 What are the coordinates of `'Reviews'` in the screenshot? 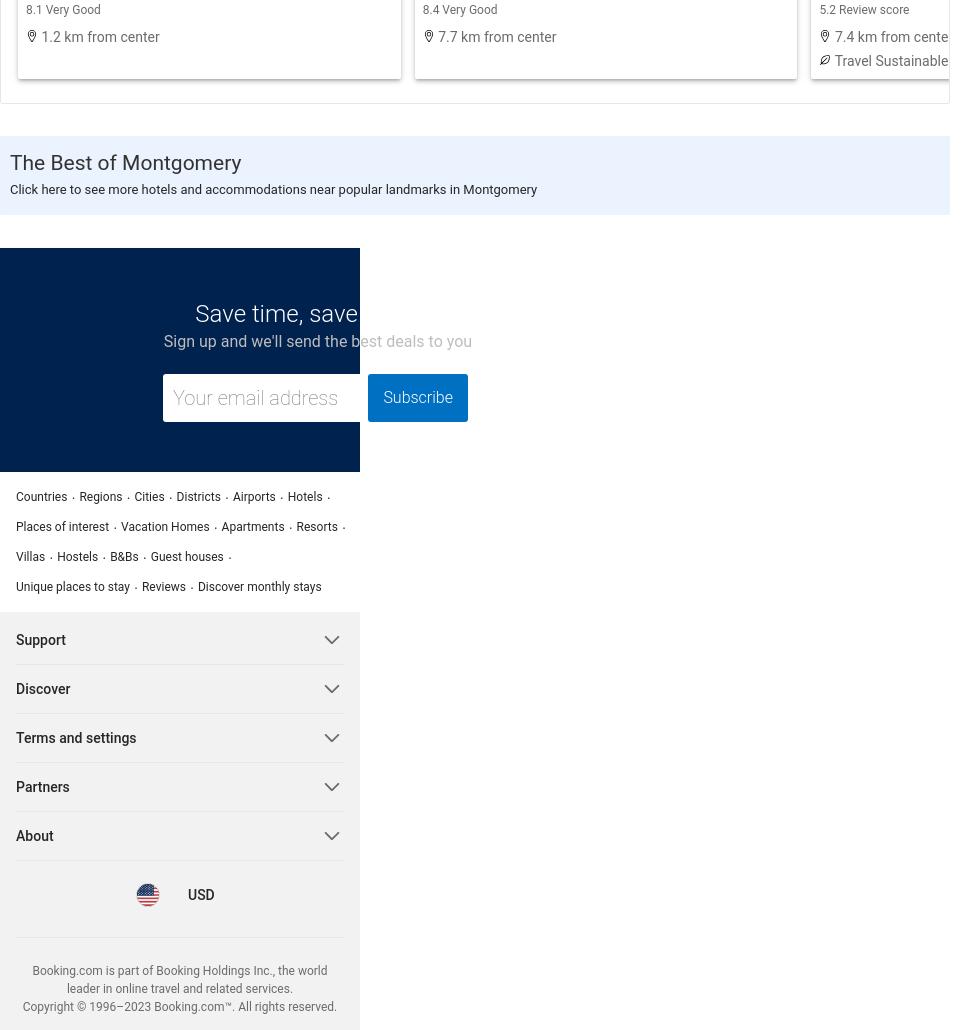 It's located at (162, 585).